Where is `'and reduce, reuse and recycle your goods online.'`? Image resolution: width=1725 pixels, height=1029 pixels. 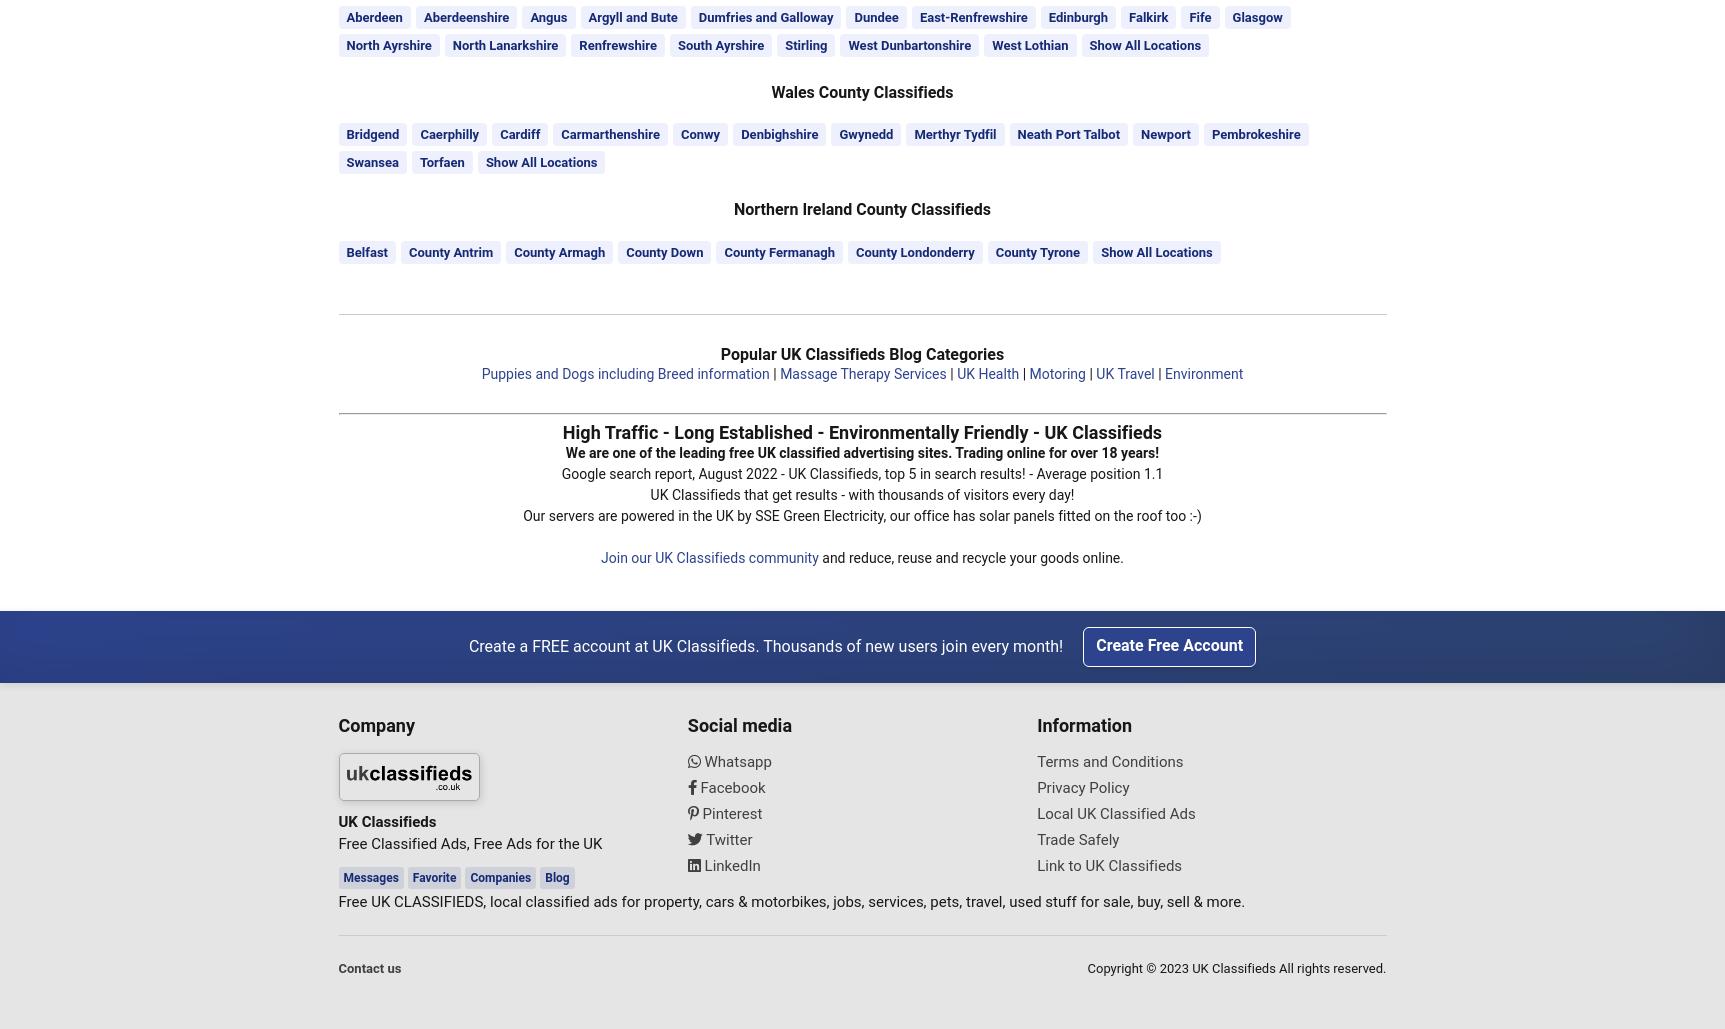
'and reduce, reuse and recycle your goods online.' is located at coordinates (970, 554).